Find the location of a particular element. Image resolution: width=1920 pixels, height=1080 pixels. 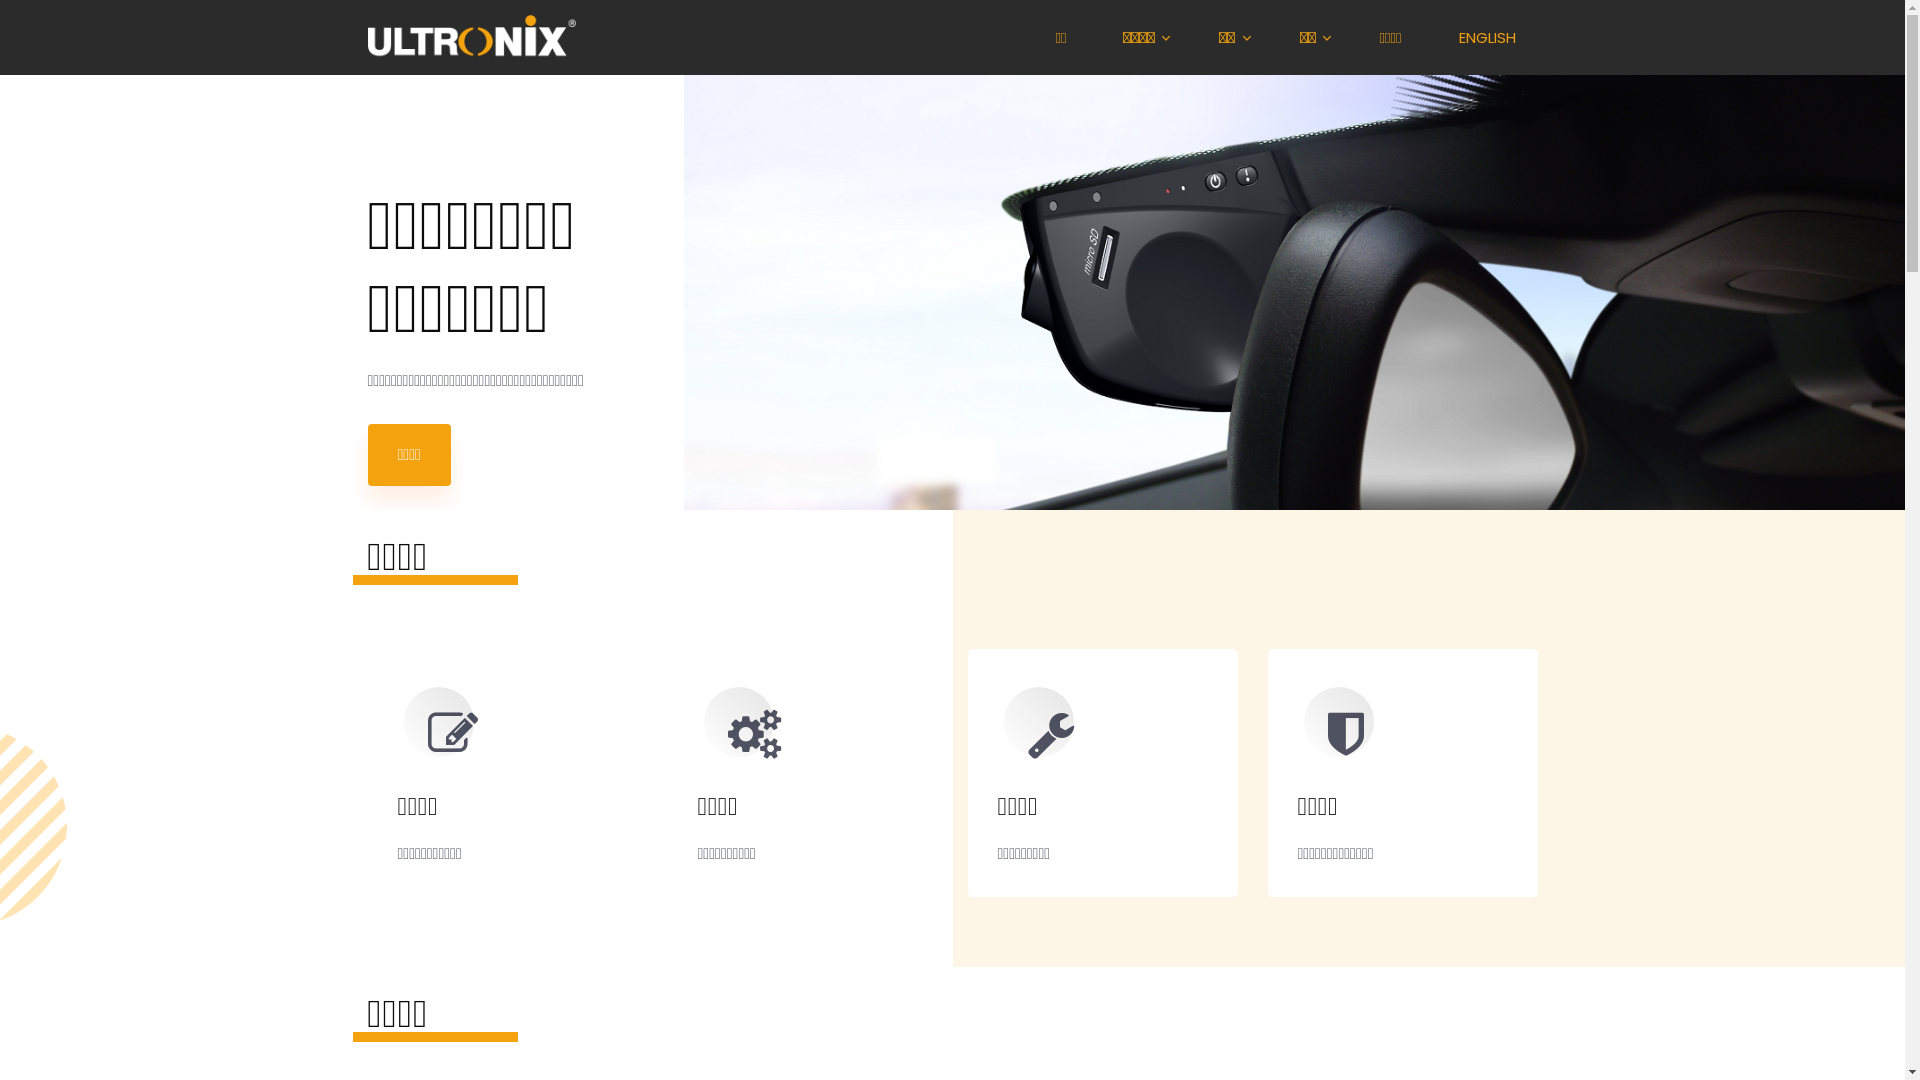

'ENGLISH' is located at coordinates (1491, 38).